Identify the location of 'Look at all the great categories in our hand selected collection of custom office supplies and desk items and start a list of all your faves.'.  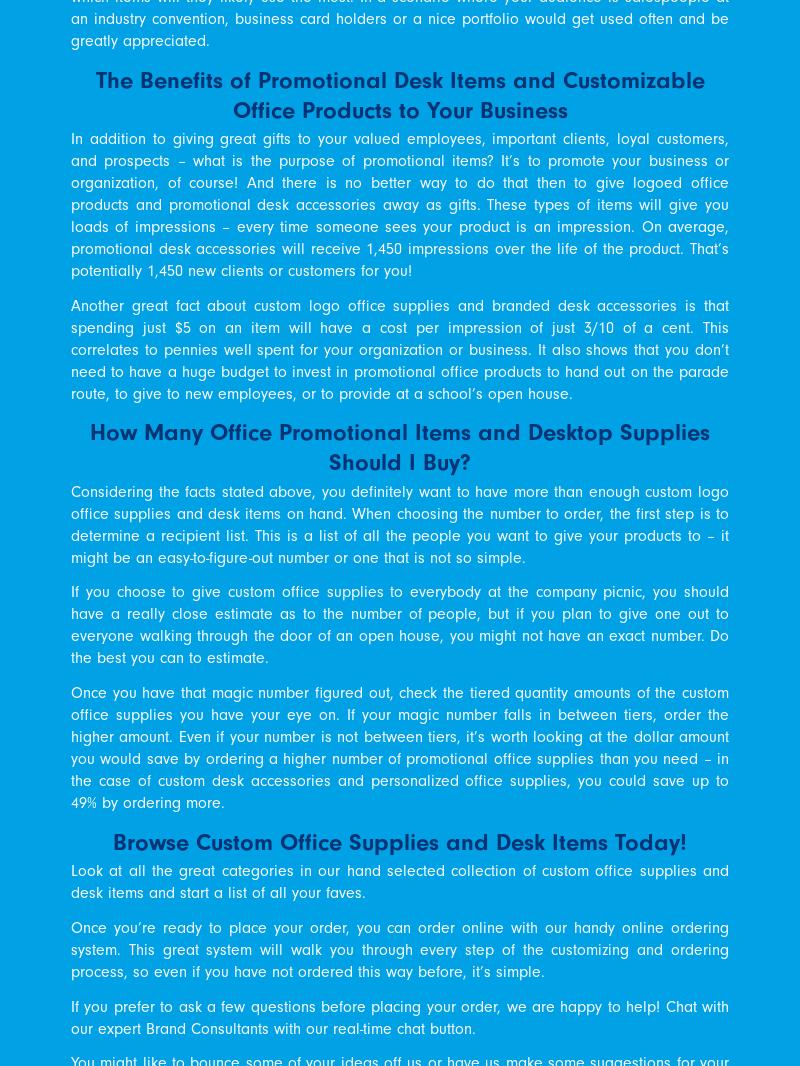
(400, 882).